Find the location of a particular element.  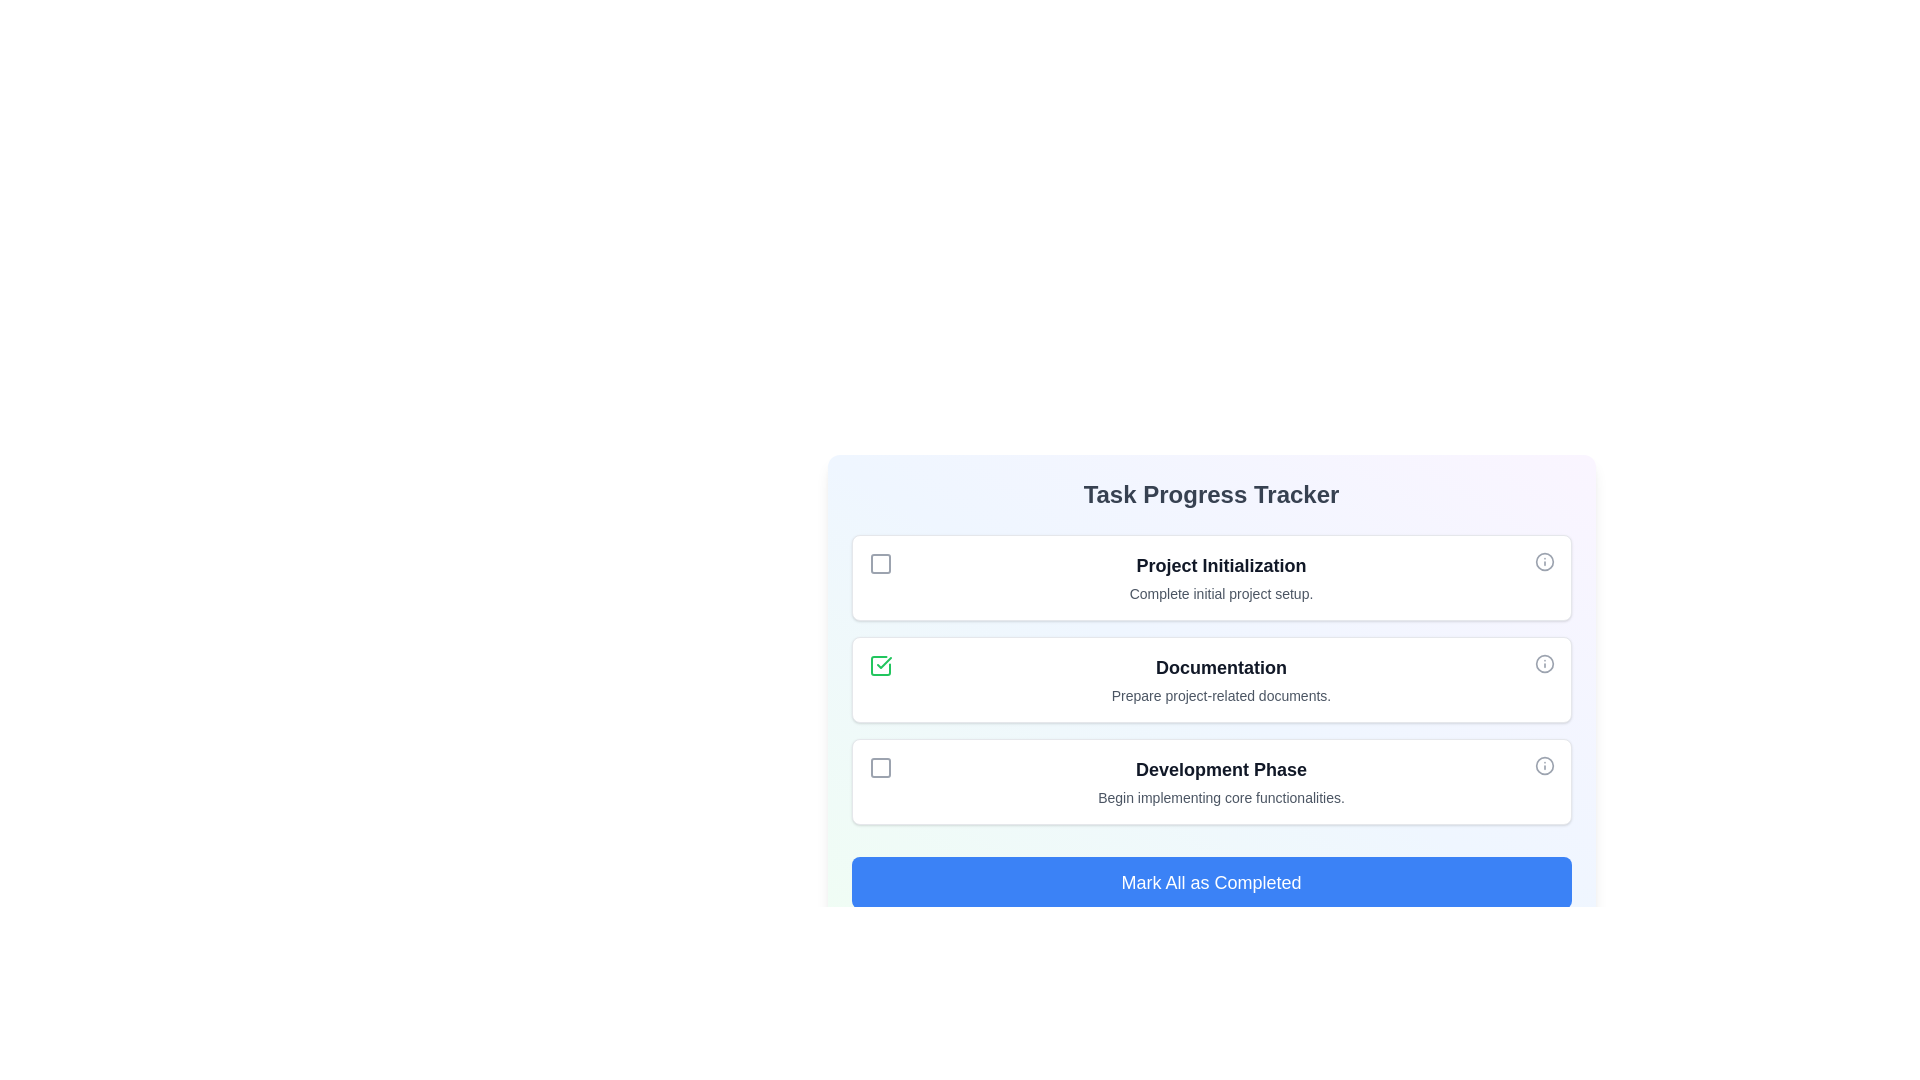

the checkbox is located at coordinates (880, 666).